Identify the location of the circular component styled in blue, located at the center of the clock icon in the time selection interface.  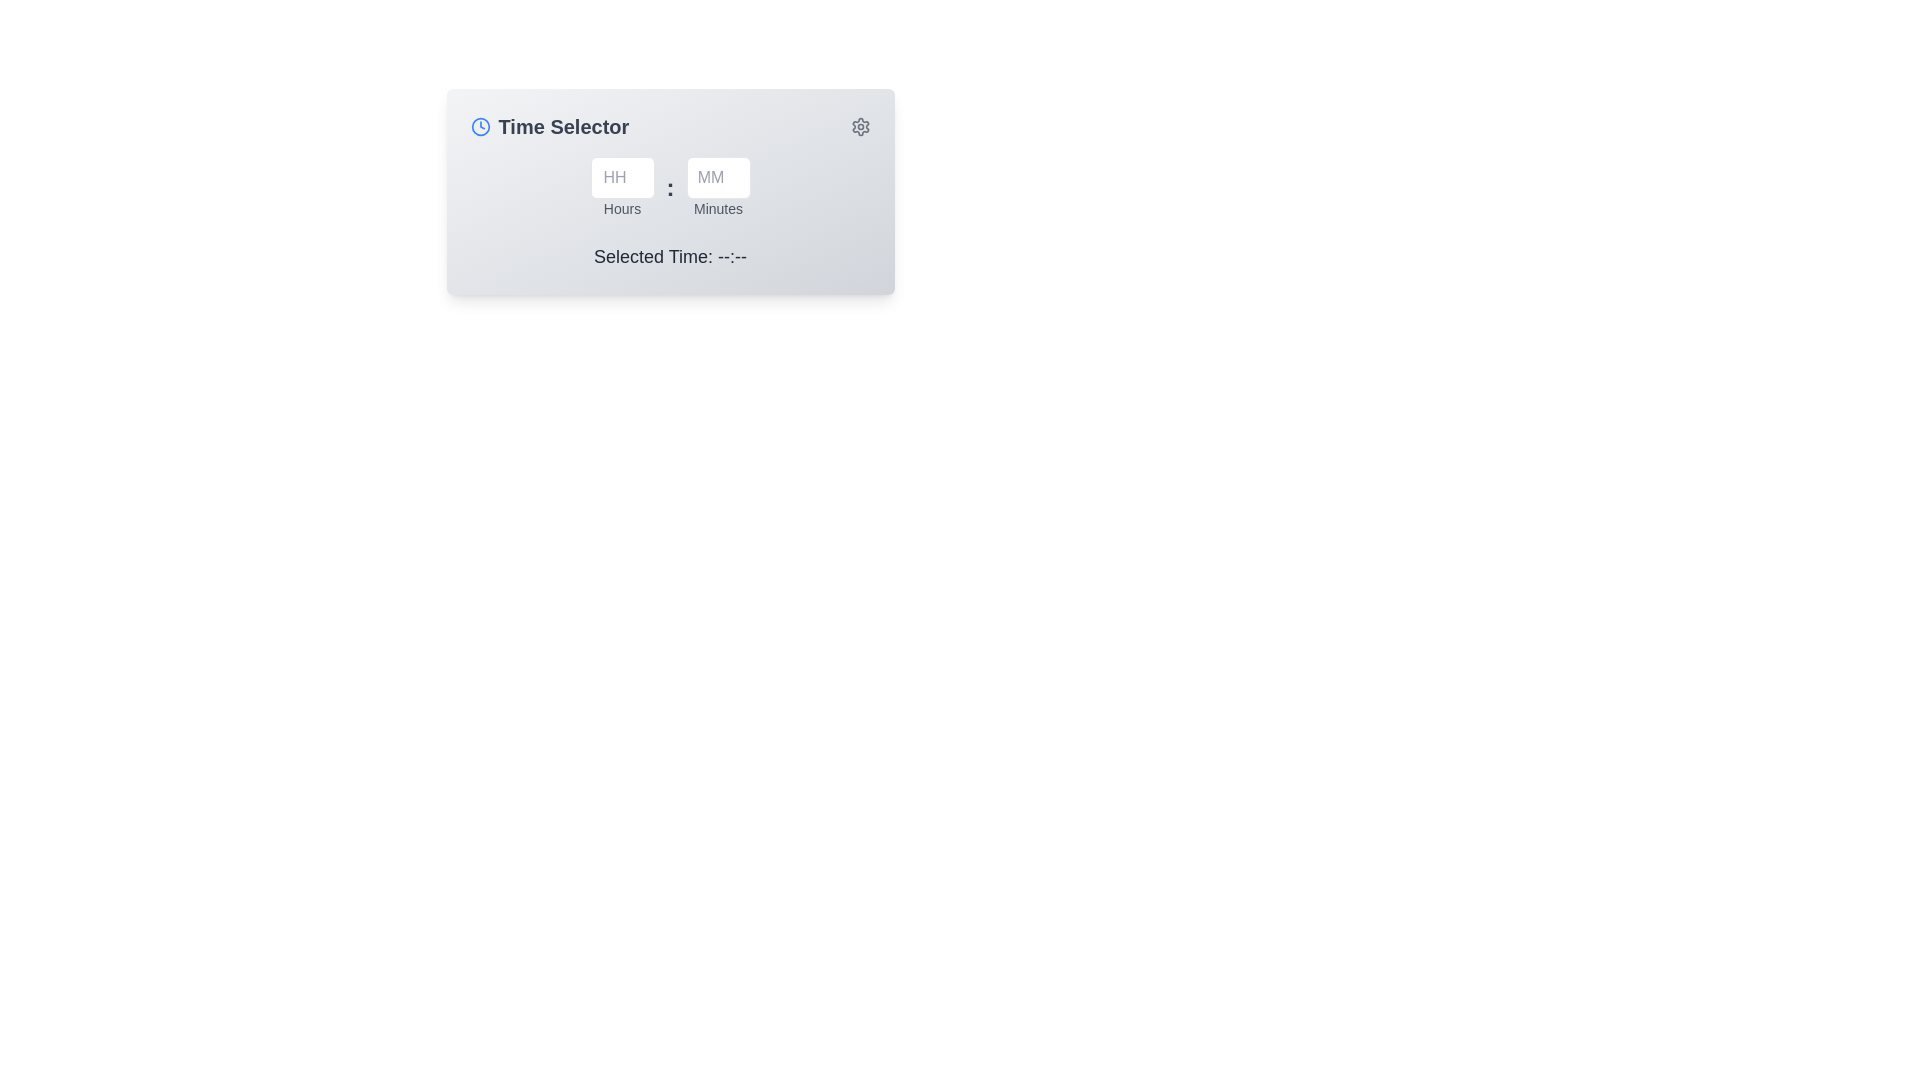
(480, 127).